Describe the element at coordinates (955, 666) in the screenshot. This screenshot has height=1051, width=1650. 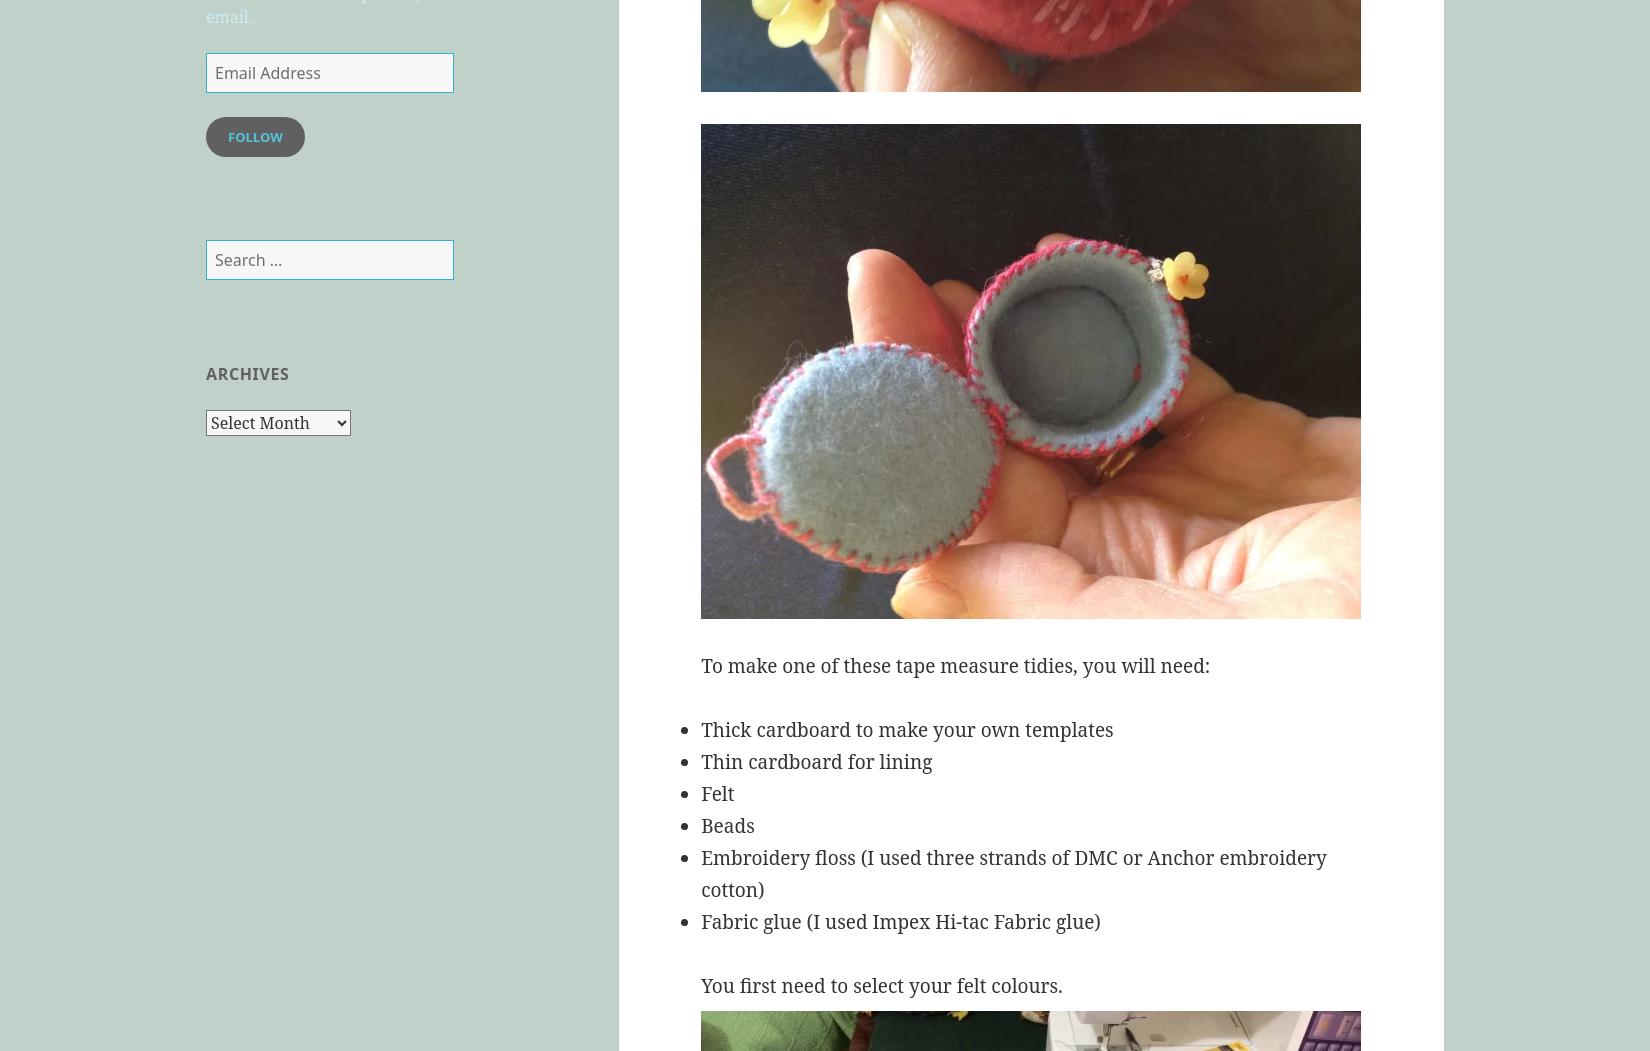
I see `'To make one of these tape measure tidies, you will need:'` at that location.